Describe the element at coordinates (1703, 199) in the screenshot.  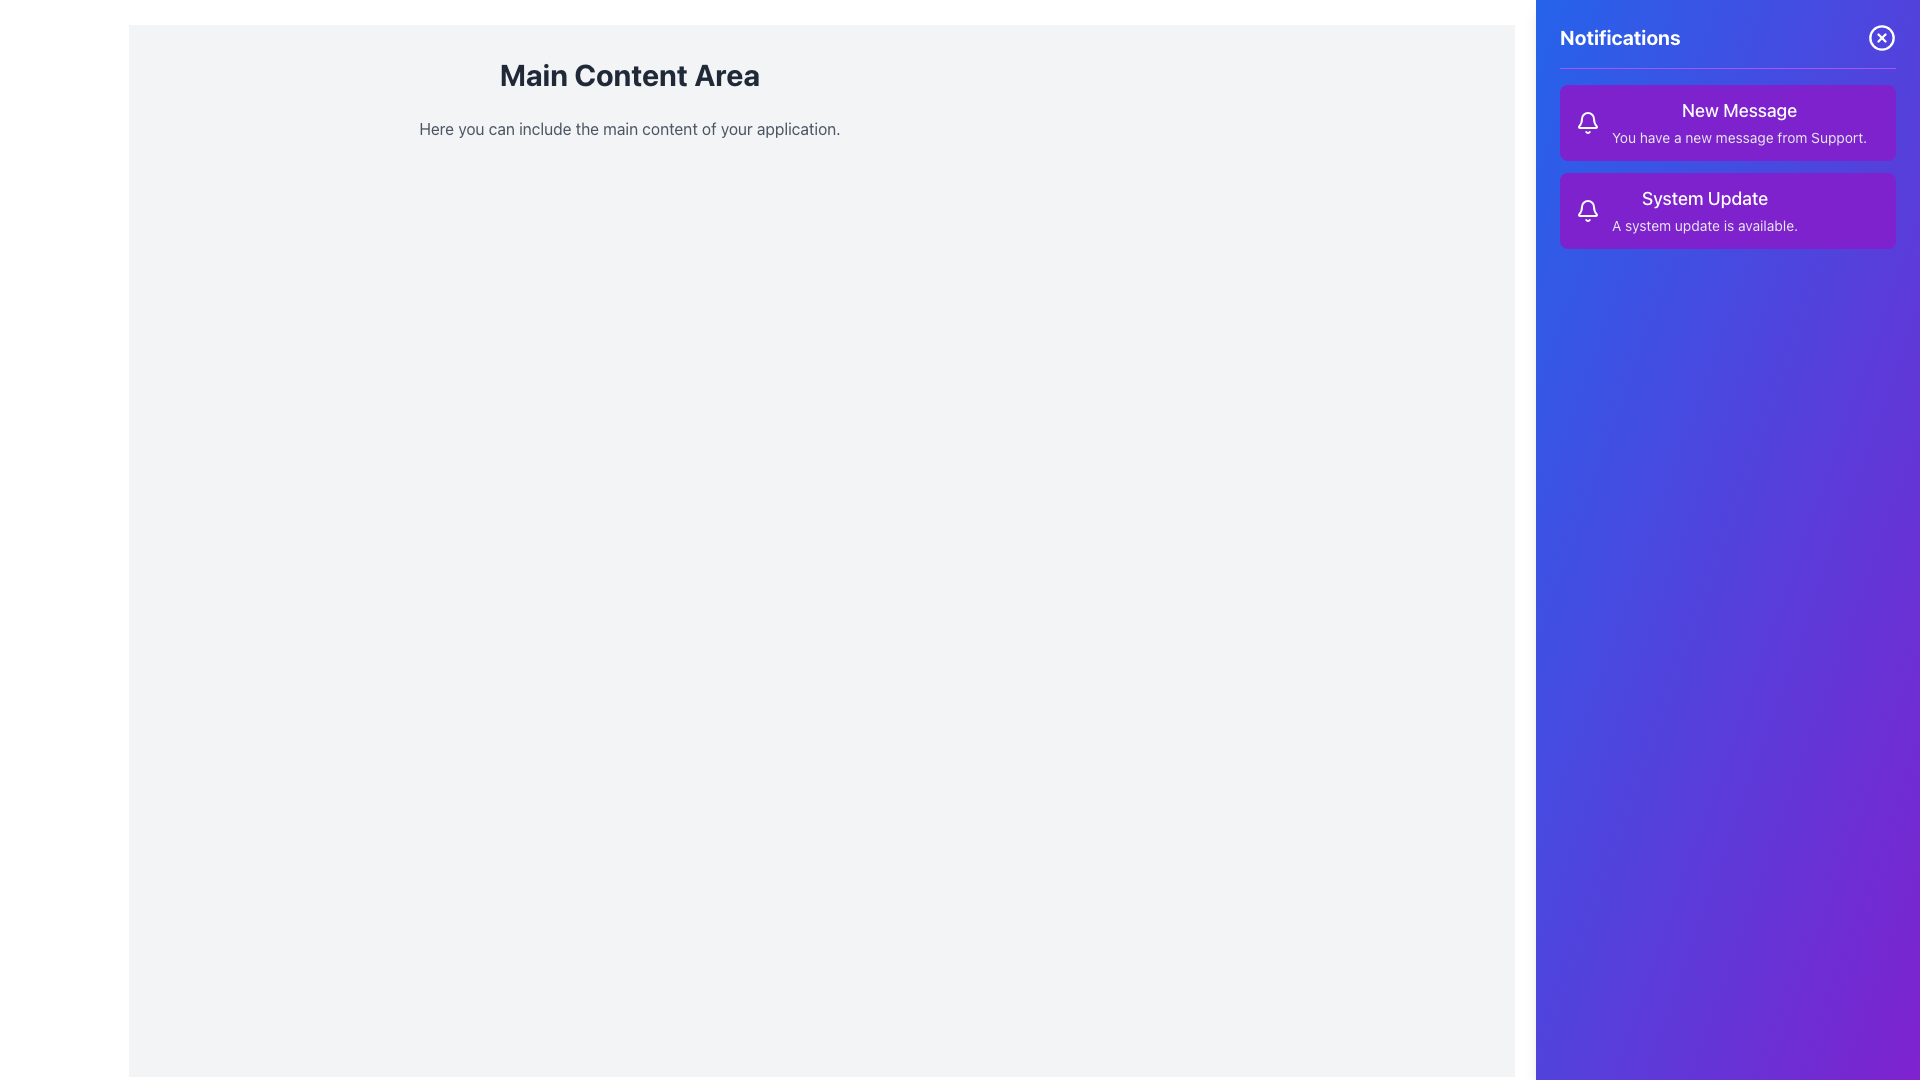
I see `text label that says 'System Update', which is styled in bold white font on a purple background, located at the top of the second notification card in the sidebar` at that location.